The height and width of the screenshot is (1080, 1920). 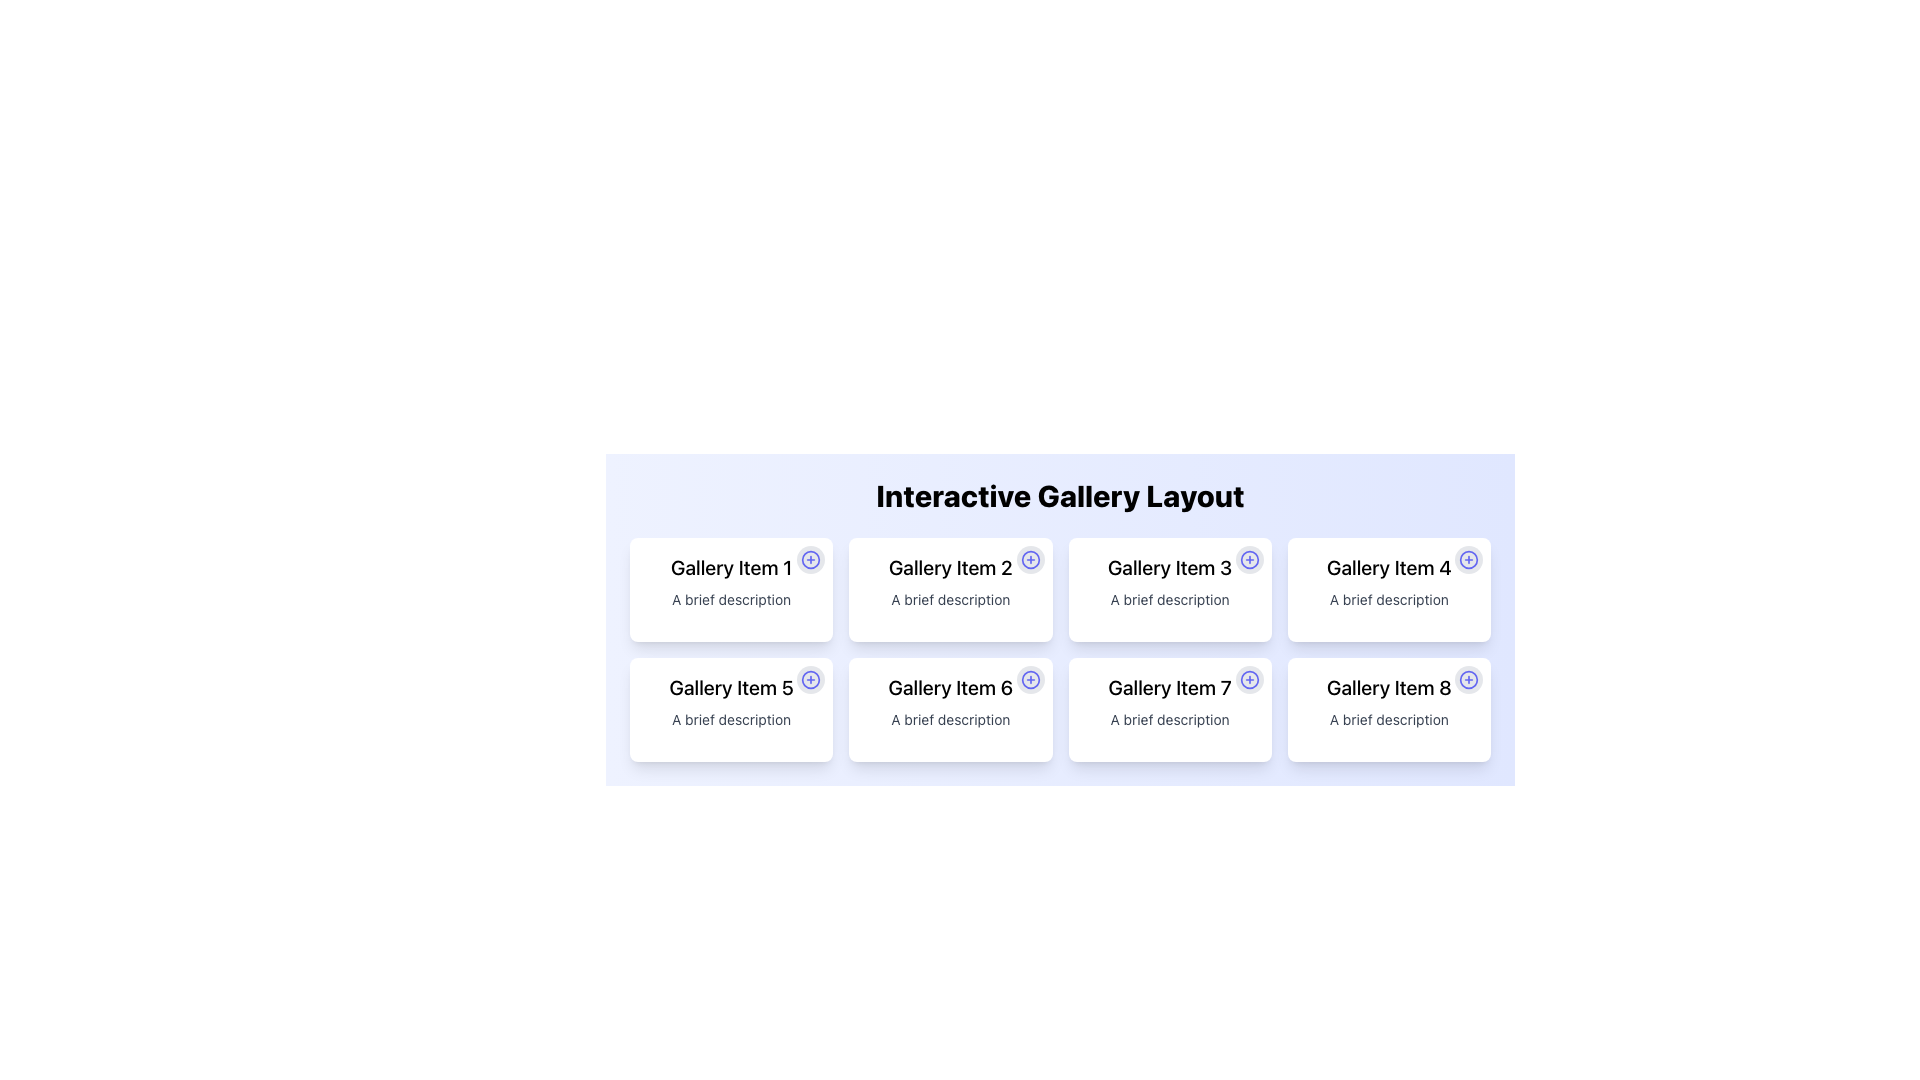 What do you see at coordinates (1468, 678) in the screenshot?
I see `the circular button with a plus icon inside it, located in the top-right corner of 'Gallery Item 8' card` at bounding box center [1468, 678].